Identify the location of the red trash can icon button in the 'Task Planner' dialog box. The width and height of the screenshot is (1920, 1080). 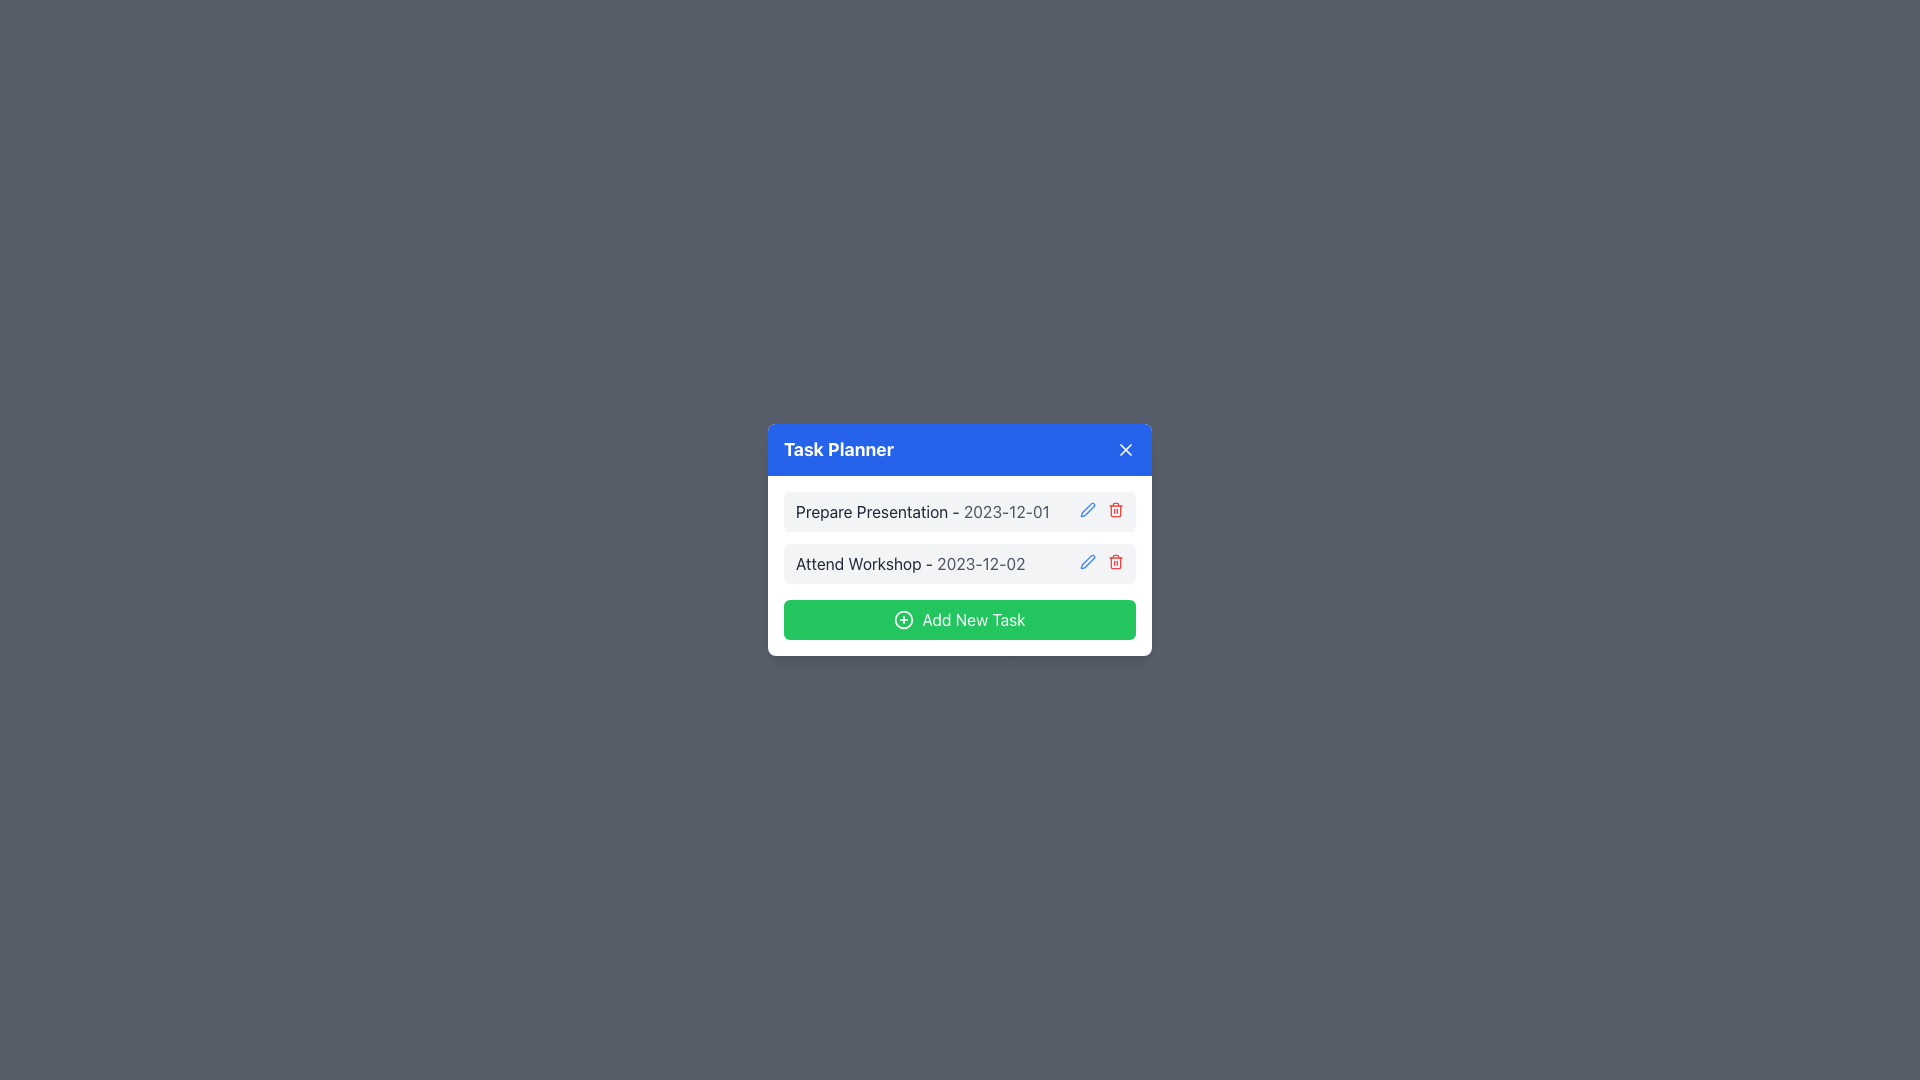
(1115, 562).